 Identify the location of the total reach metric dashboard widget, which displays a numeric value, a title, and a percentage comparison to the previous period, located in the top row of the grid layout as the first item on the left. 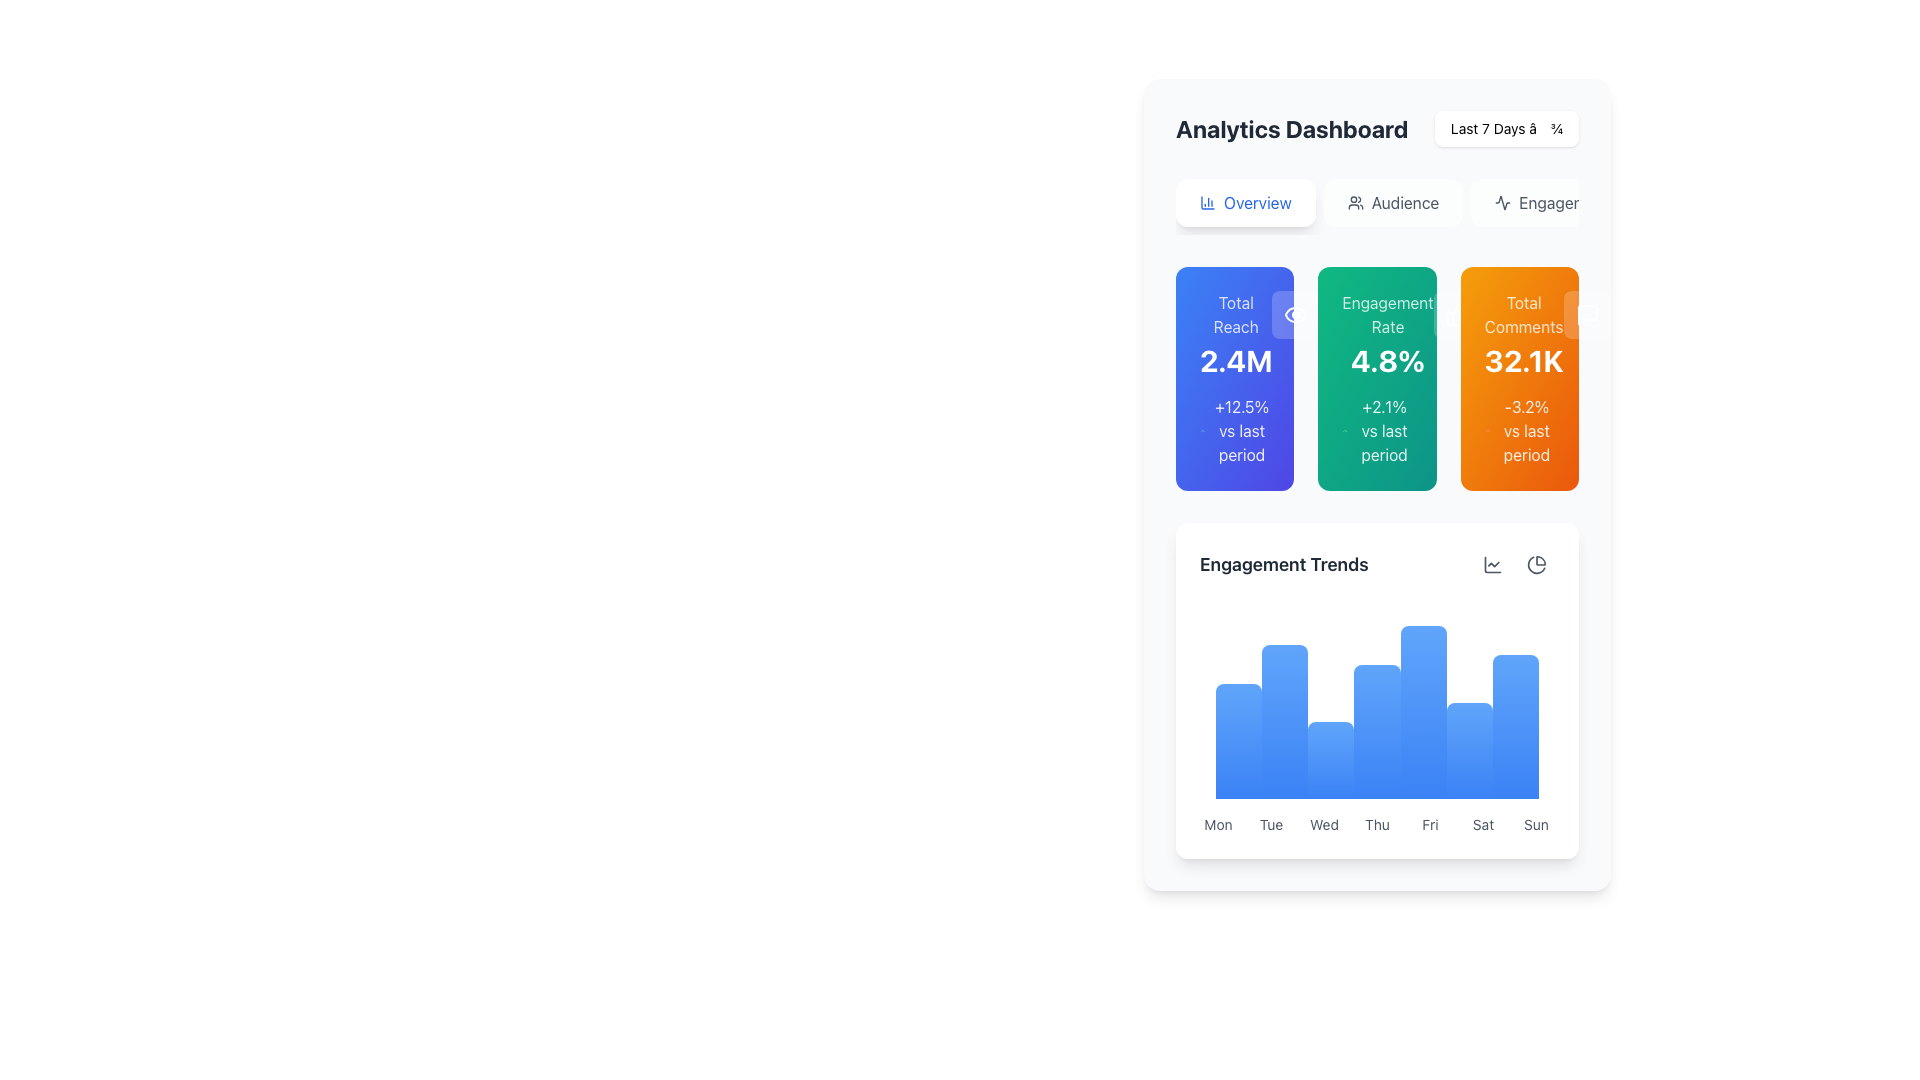
(1234, 378).